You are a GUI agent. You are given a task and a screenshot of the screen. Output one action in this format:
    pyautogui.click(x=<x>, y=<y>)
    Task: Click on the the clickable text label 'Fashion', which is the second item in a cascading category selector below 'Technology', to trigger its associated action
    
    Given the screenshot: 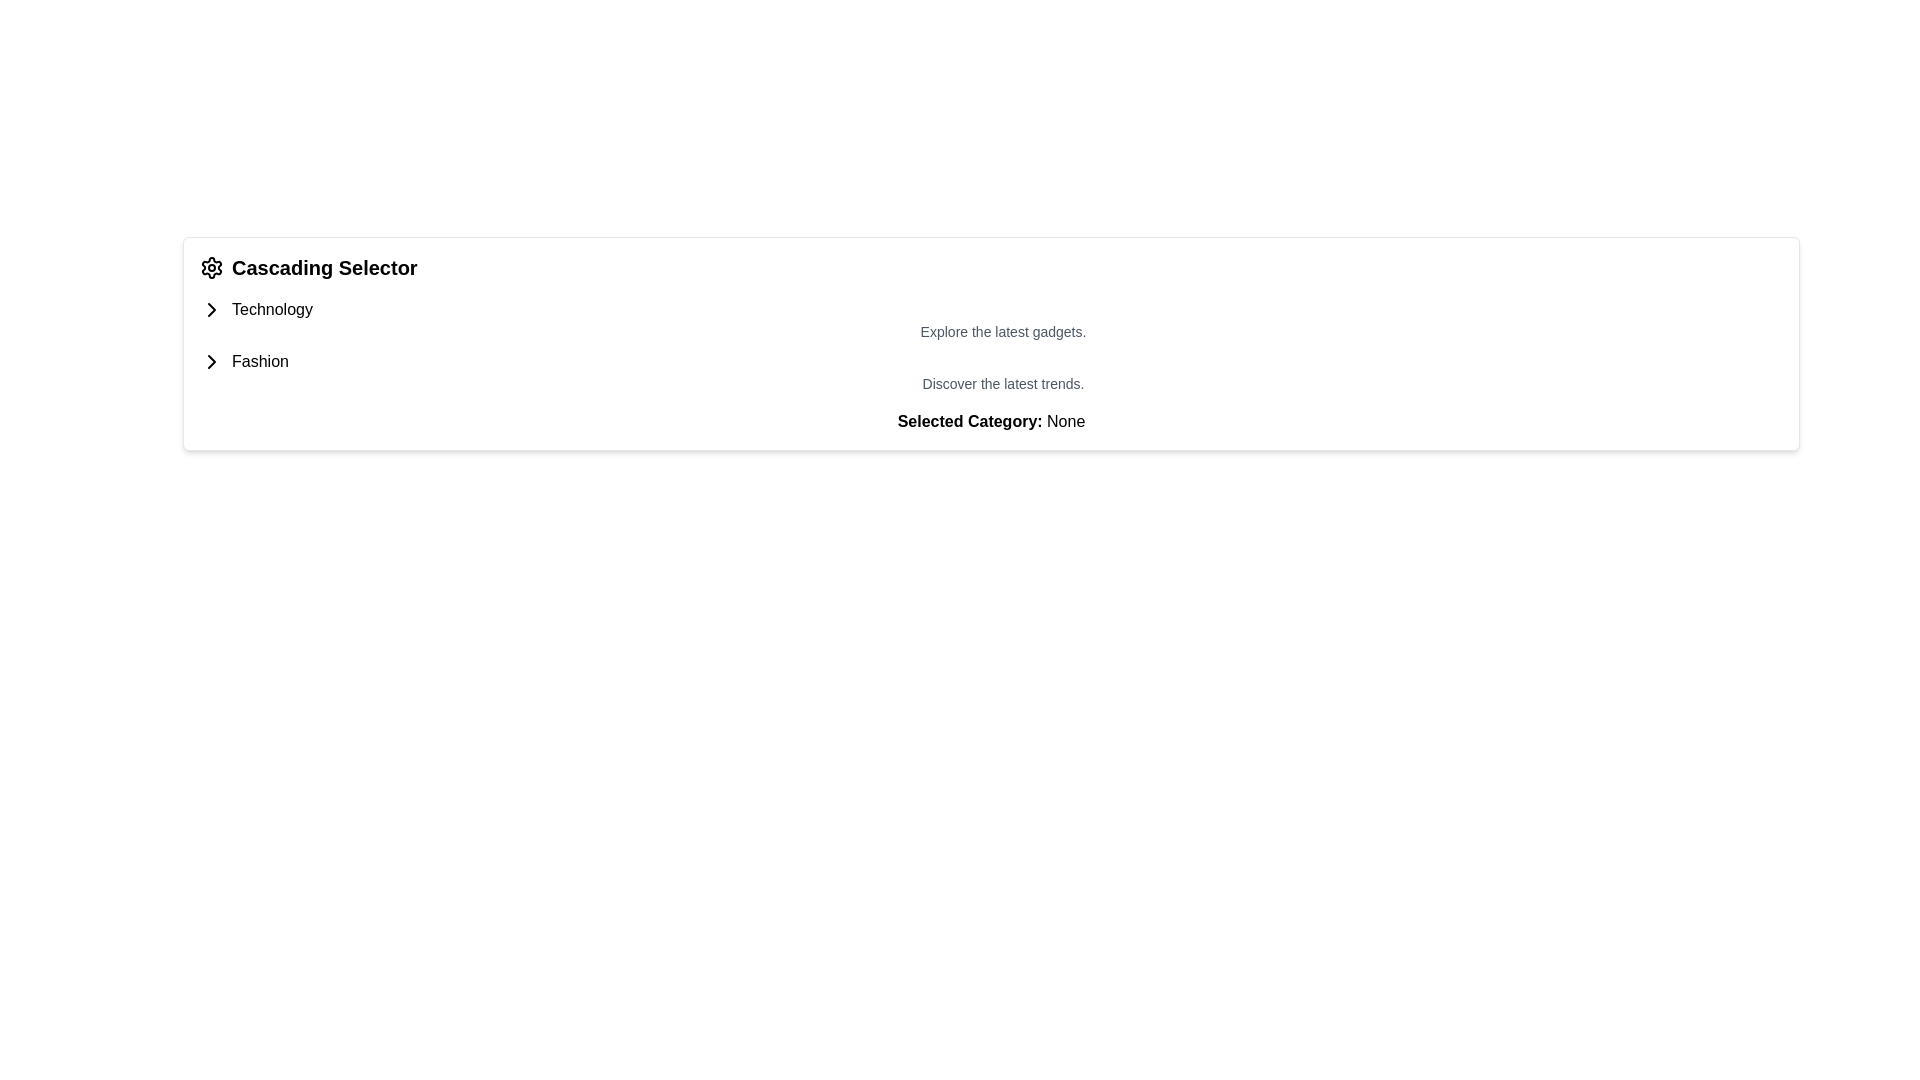 What is the action you would take?
    pyautogui.click(x=259, y=362)
    